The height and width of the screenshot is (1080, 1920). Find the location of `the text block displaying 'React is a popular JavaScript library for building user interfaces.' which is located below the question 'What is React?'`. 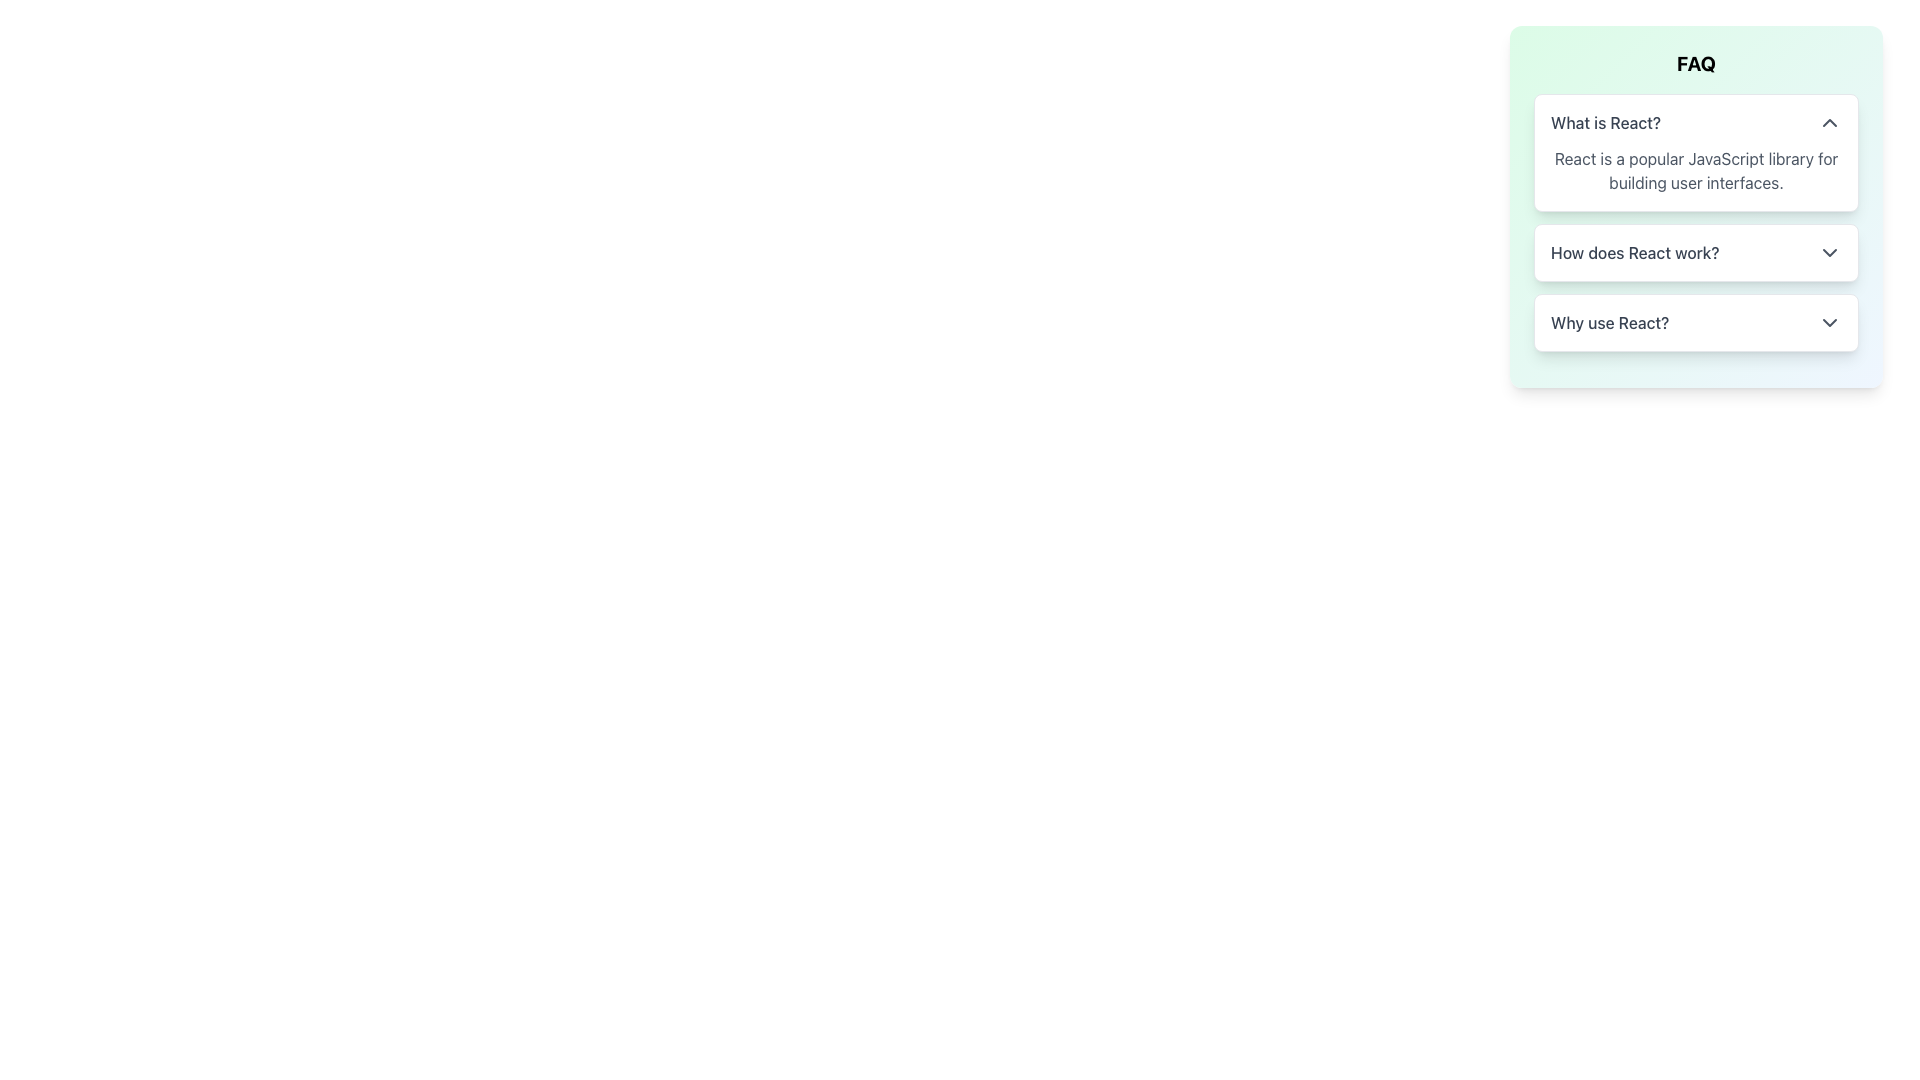

the text block displaying 'React is a popular JavaScript library for building user interfaces.' which is located below the question 'What is React?' is located at coordinates (1695, 169).